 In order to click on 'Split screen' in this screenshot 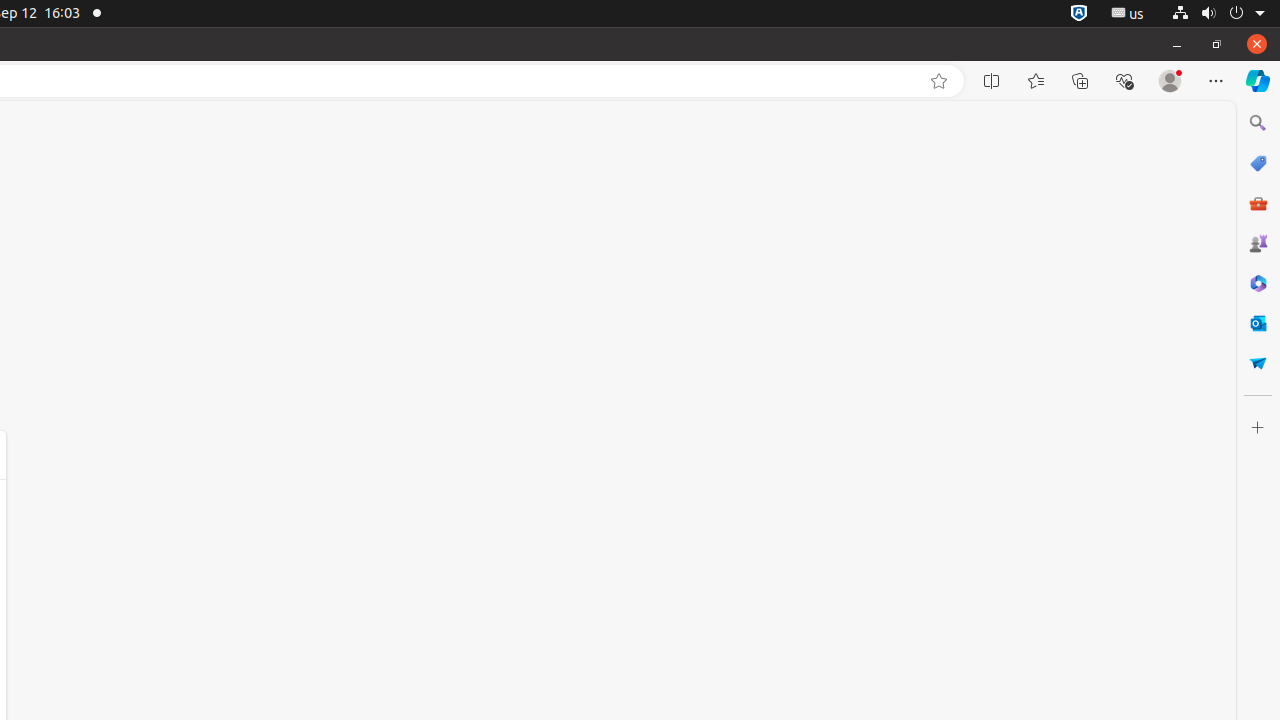, I will do `click(992, 80)`.